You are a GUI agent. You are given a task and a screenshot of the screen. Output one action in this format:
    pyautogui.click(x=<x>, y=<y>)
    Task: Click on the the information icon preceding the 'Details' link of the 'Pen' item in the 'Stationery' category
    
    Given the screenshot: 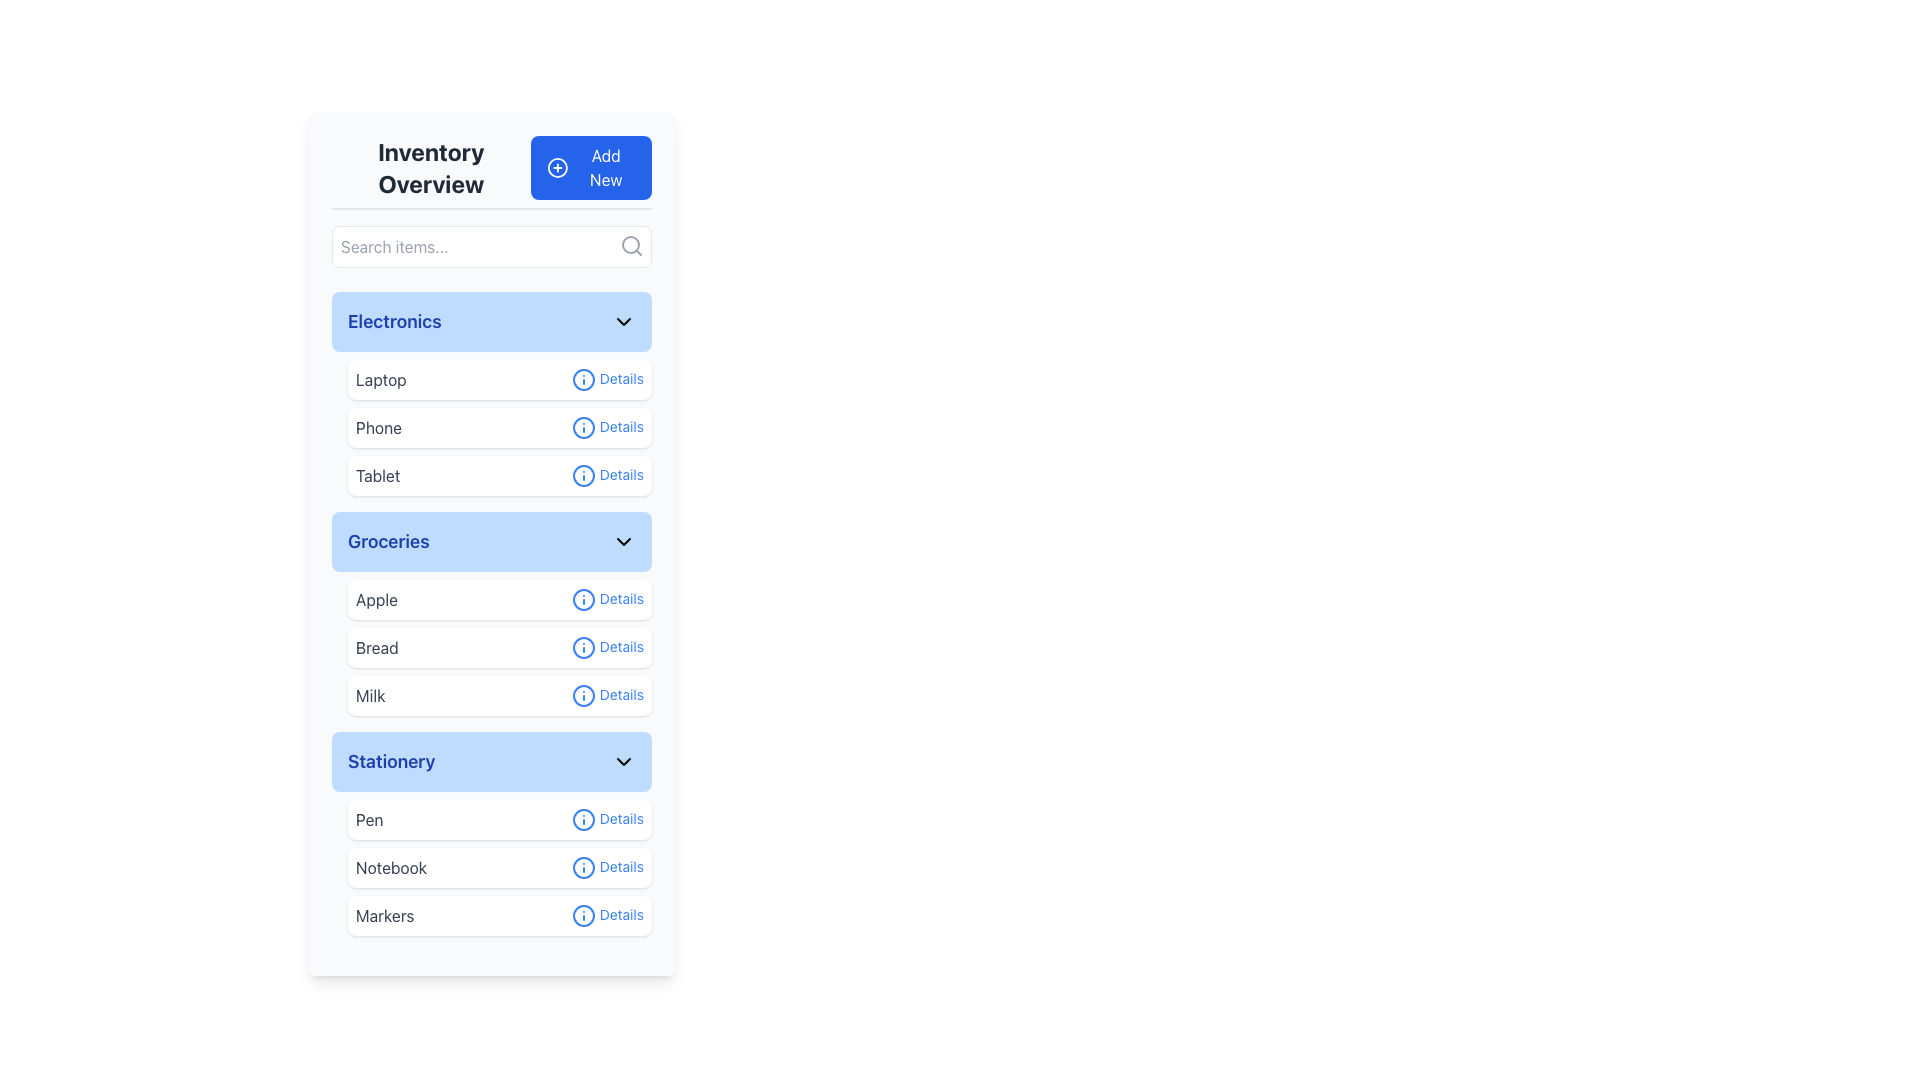 What is the action you would take?
    pyautogui.click(x=582, y=820)
    